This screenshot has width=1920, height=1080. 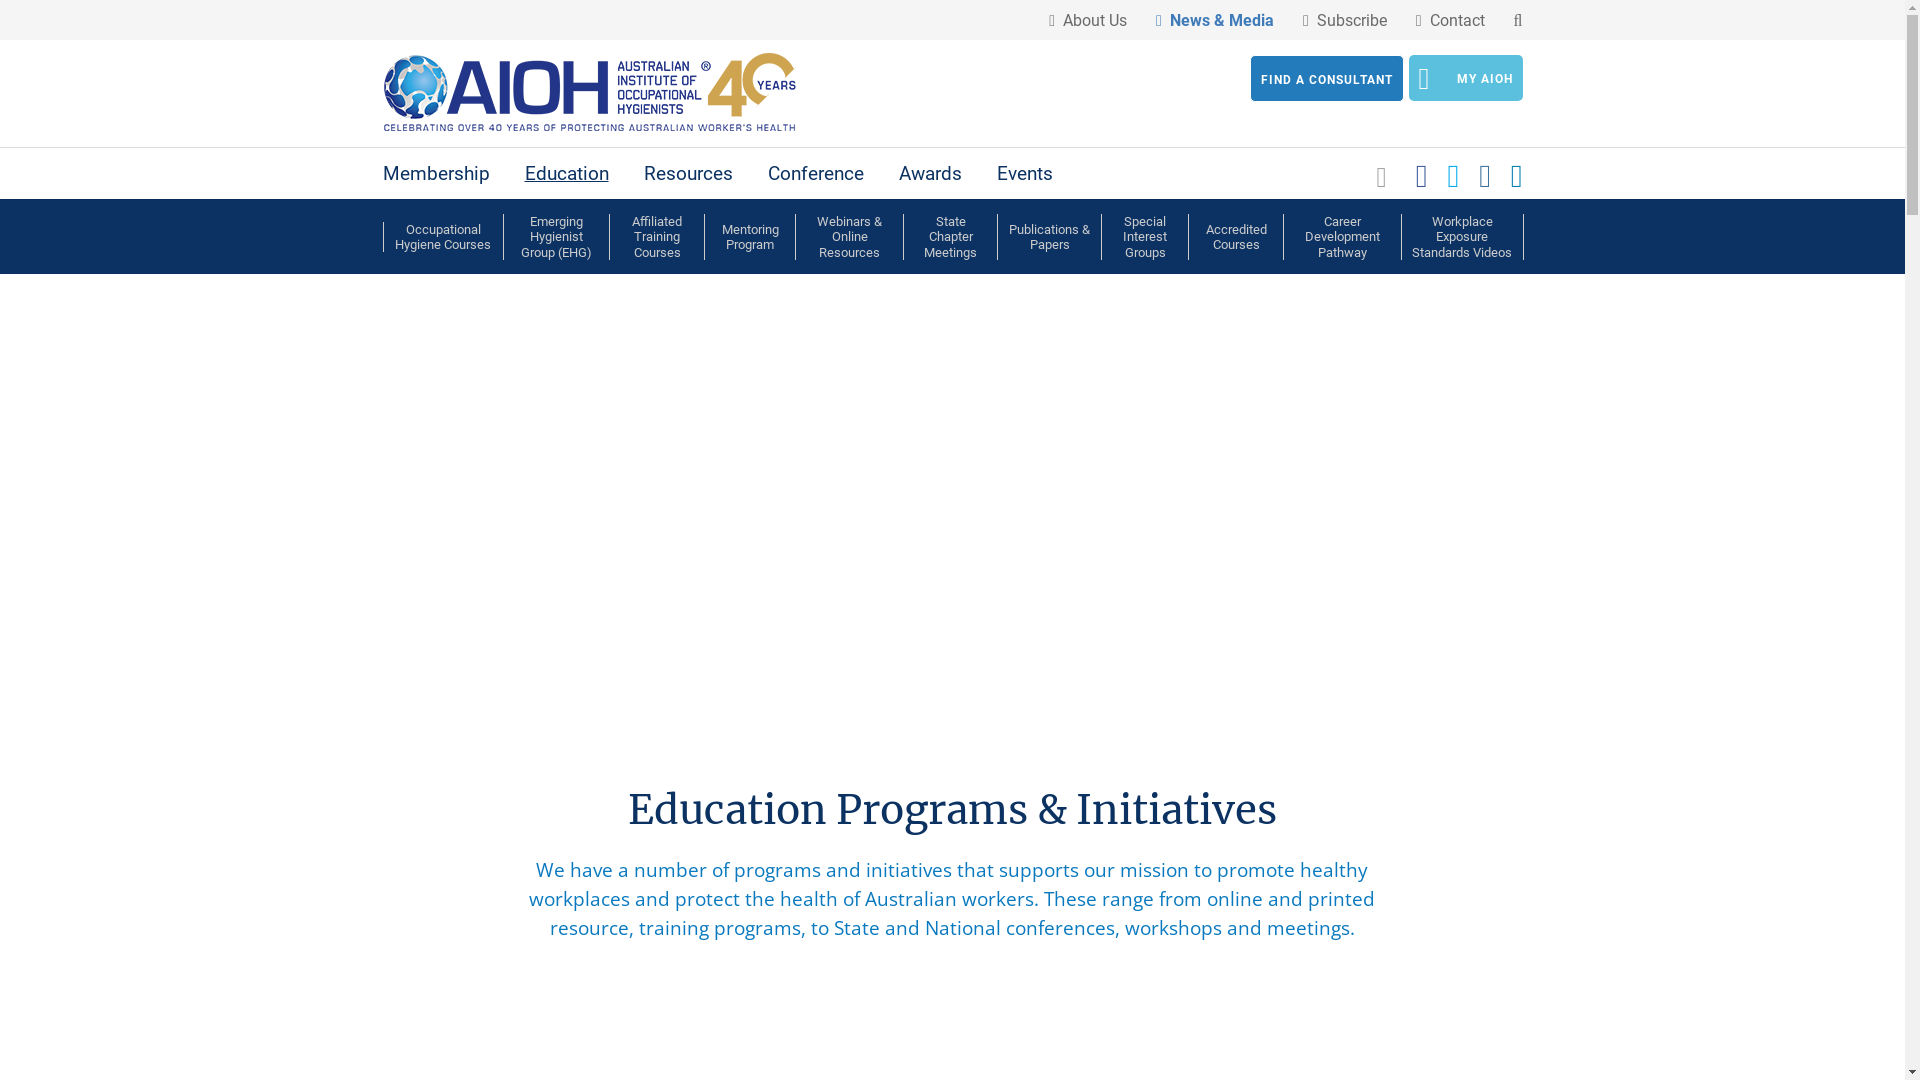 I want to click on 'Career Development Pathway', so click(x=1342, y=235).